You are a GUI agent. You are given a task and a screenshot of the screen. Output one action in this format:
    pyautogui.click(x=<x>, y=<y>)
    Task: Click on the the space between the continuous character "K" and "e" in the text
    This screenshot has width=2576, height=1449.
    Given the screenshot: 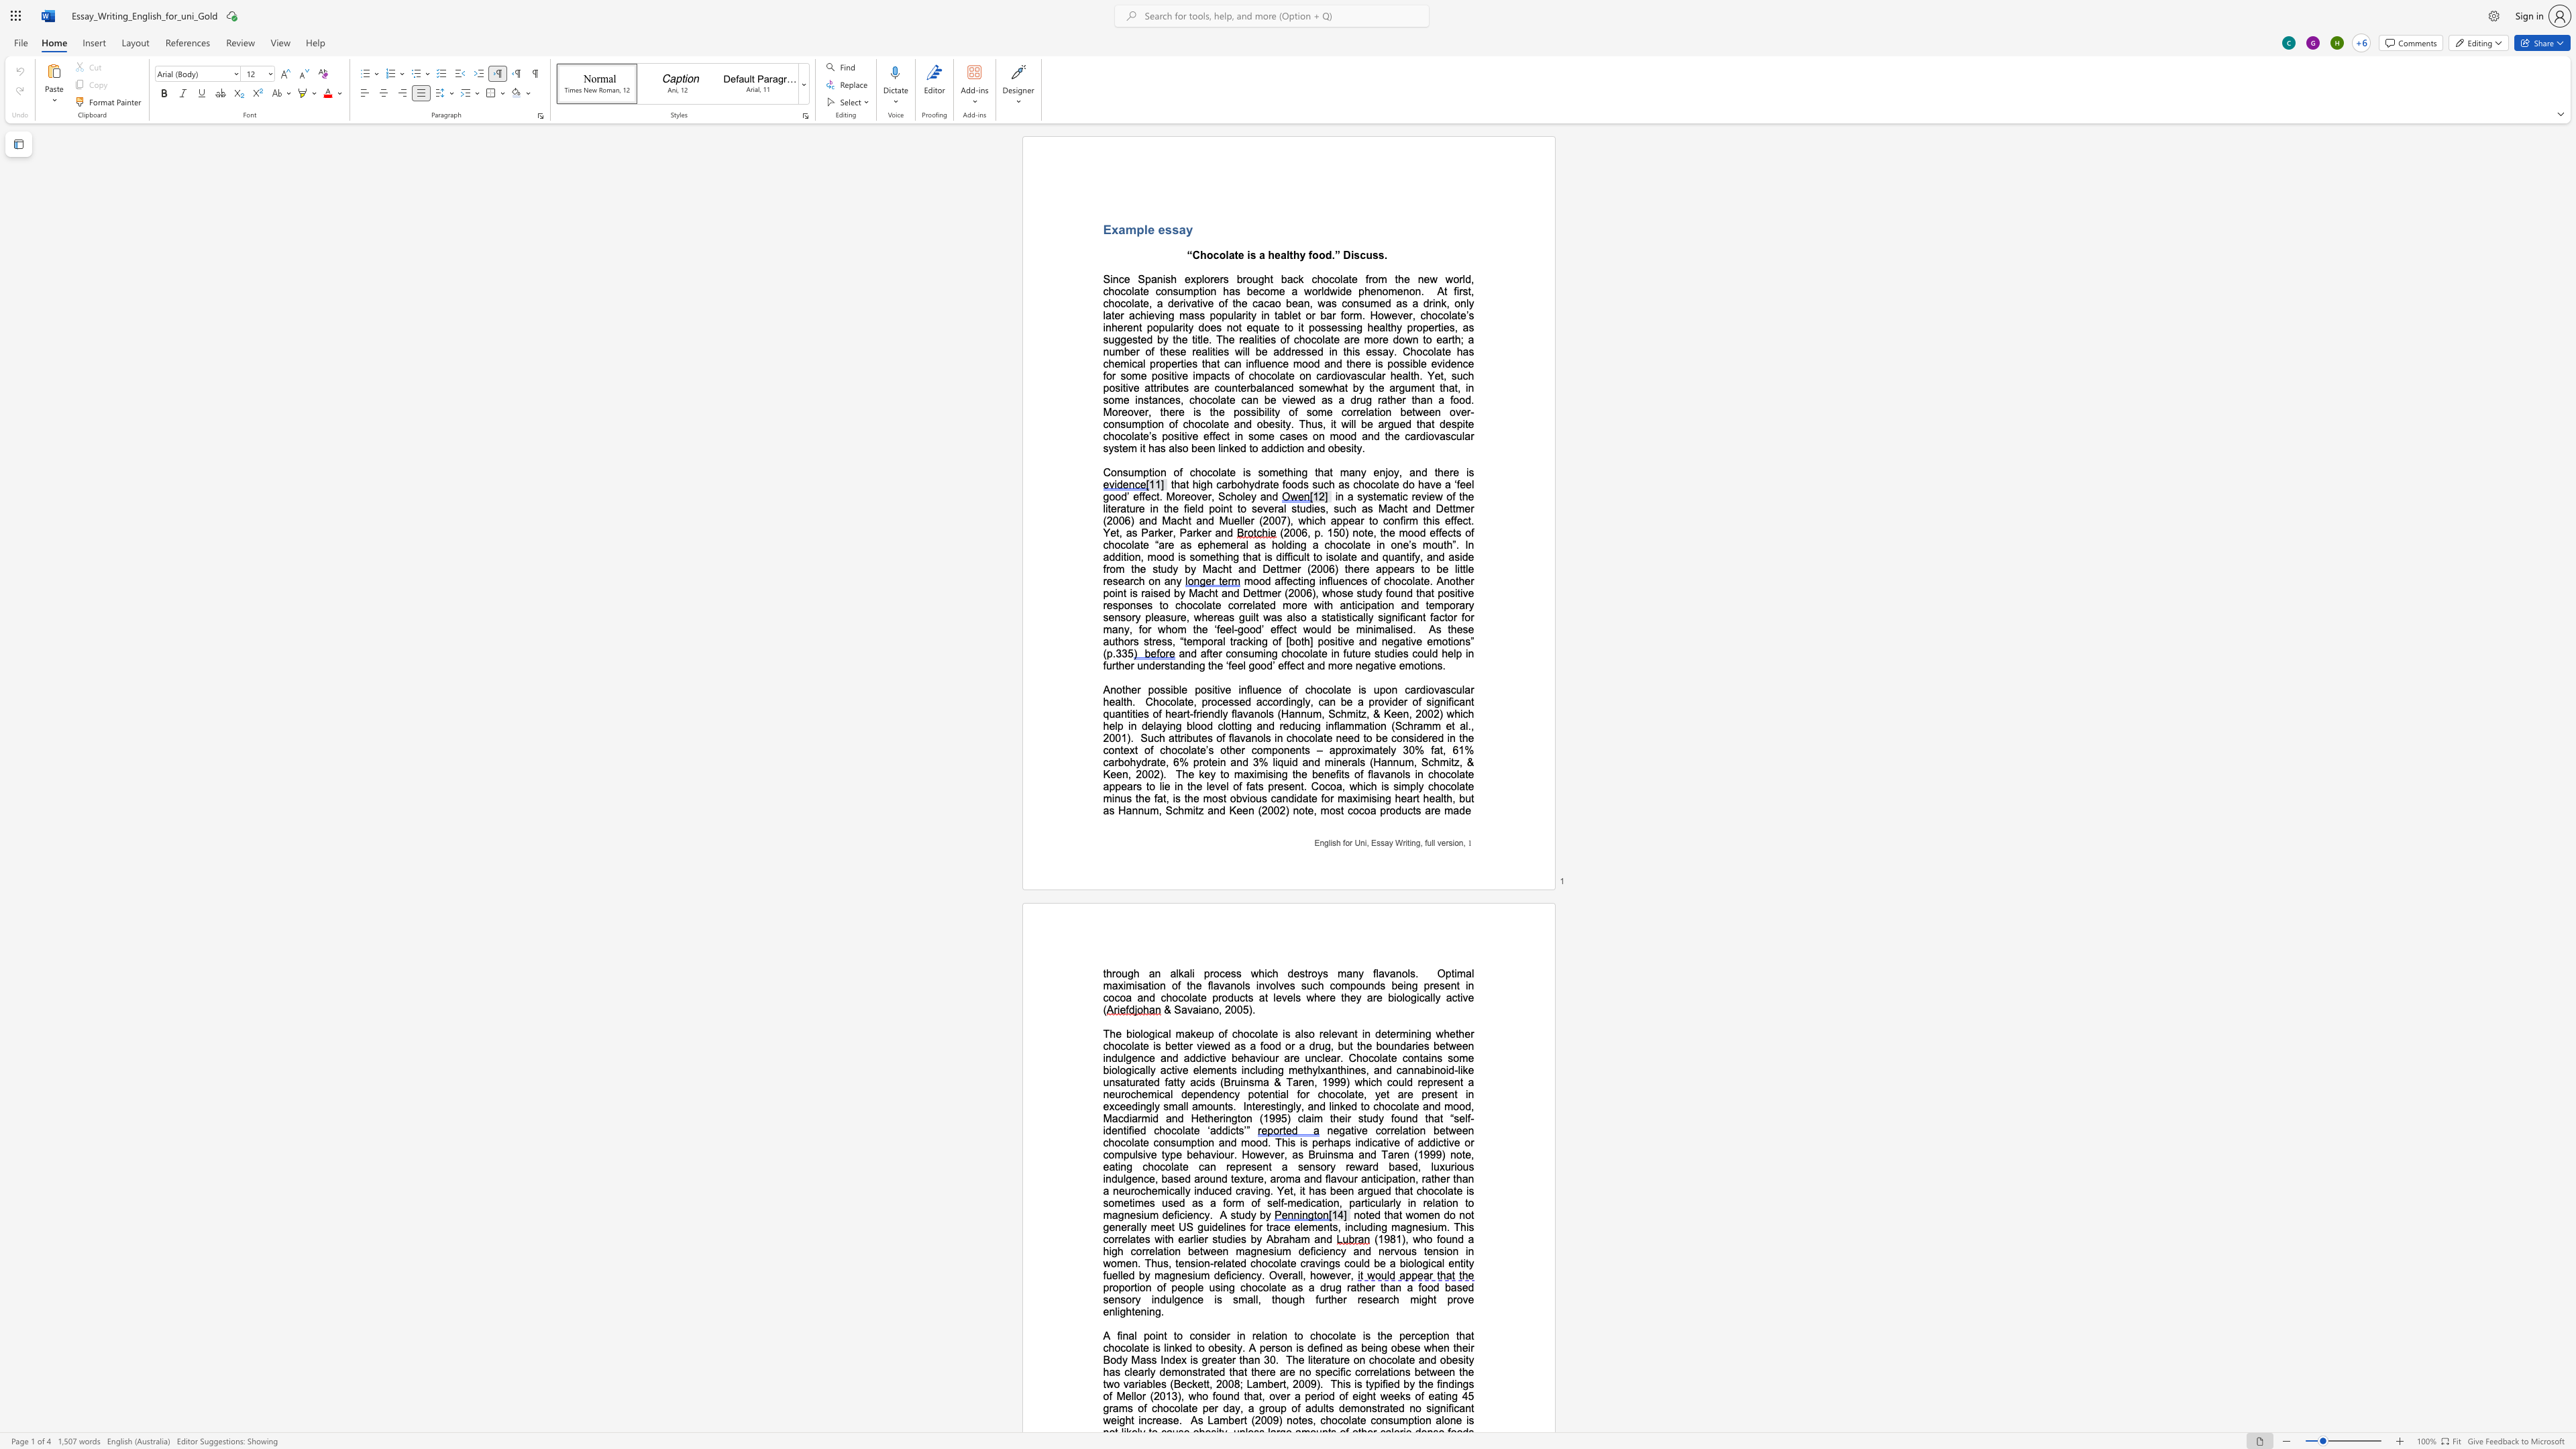 What is the action you would take?
    pyautogui.click(x=1110, y=773)
    